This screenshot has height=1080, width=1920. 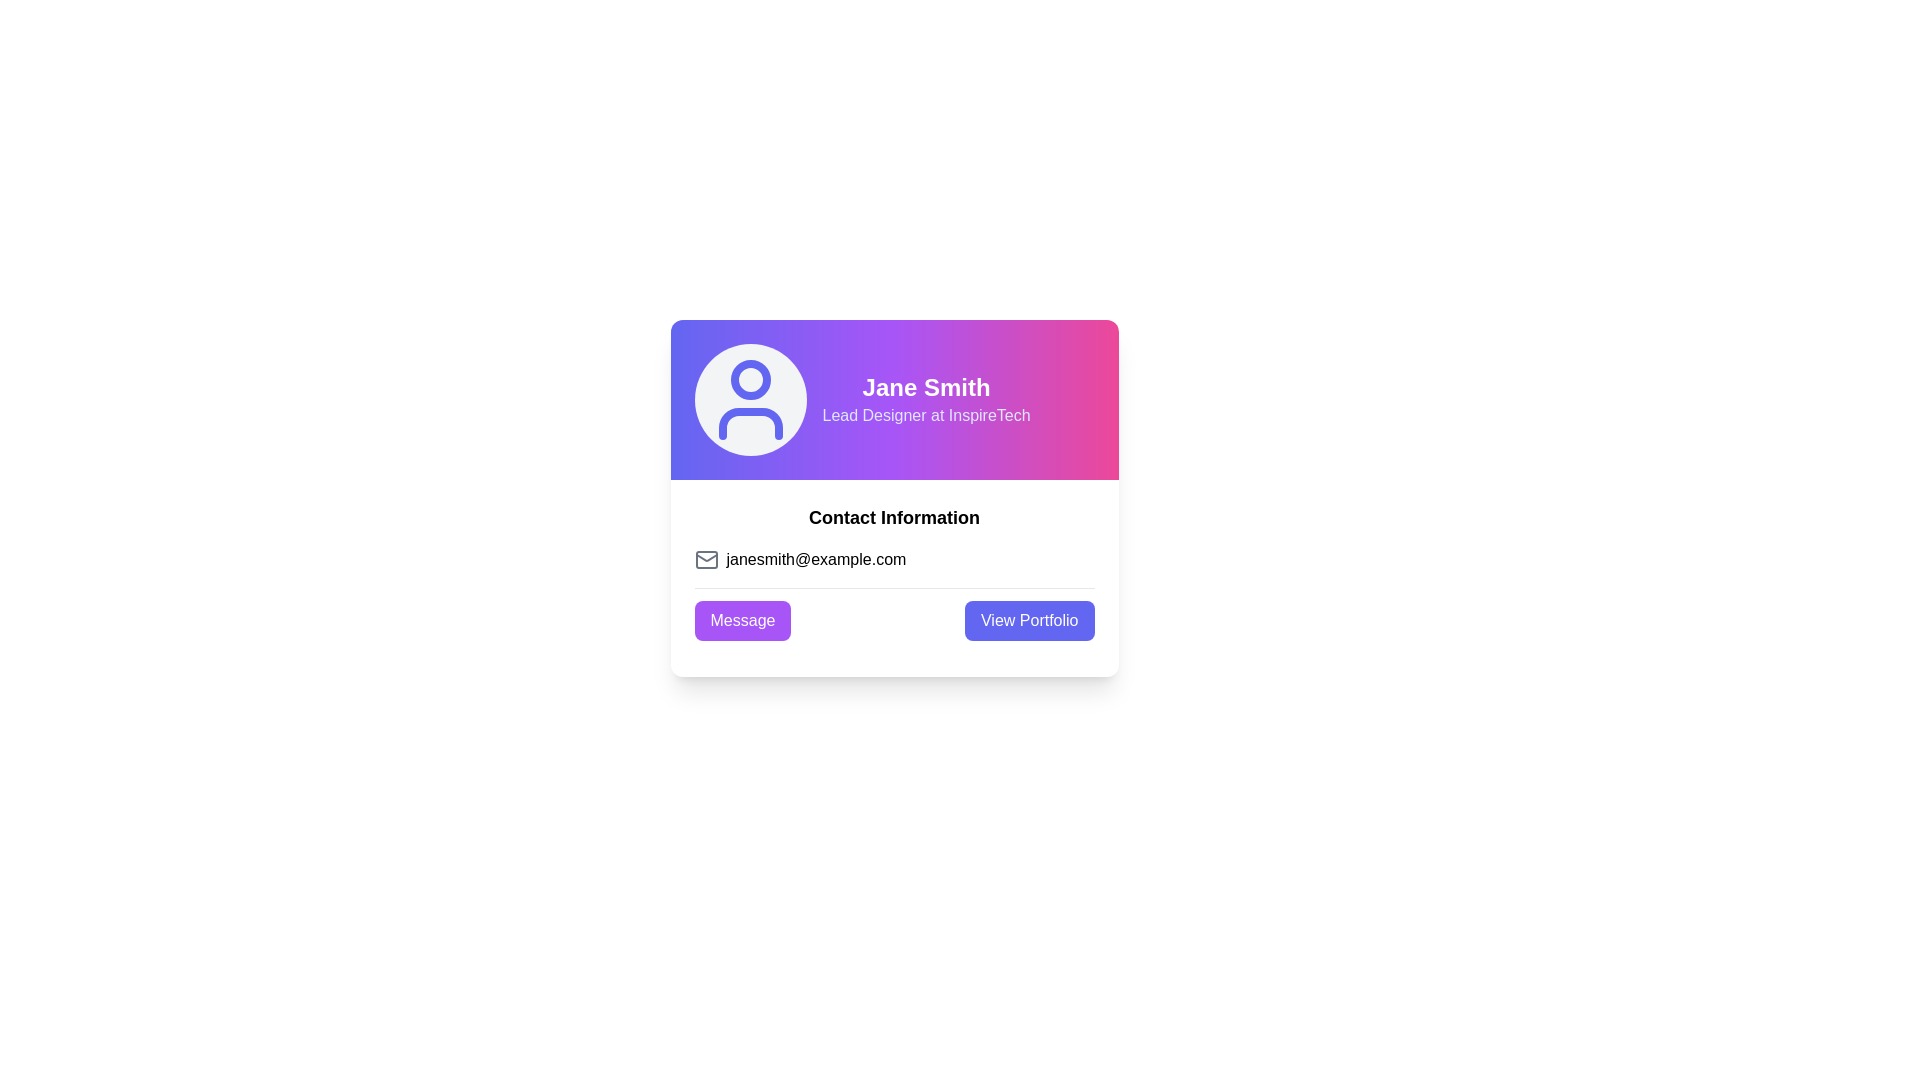 What do you see at coordinates (1029, 620) in the screenshot?
I see `the 'View Portfolio' button with a solid indigo background and white text` at bounding box center [1029, 620].